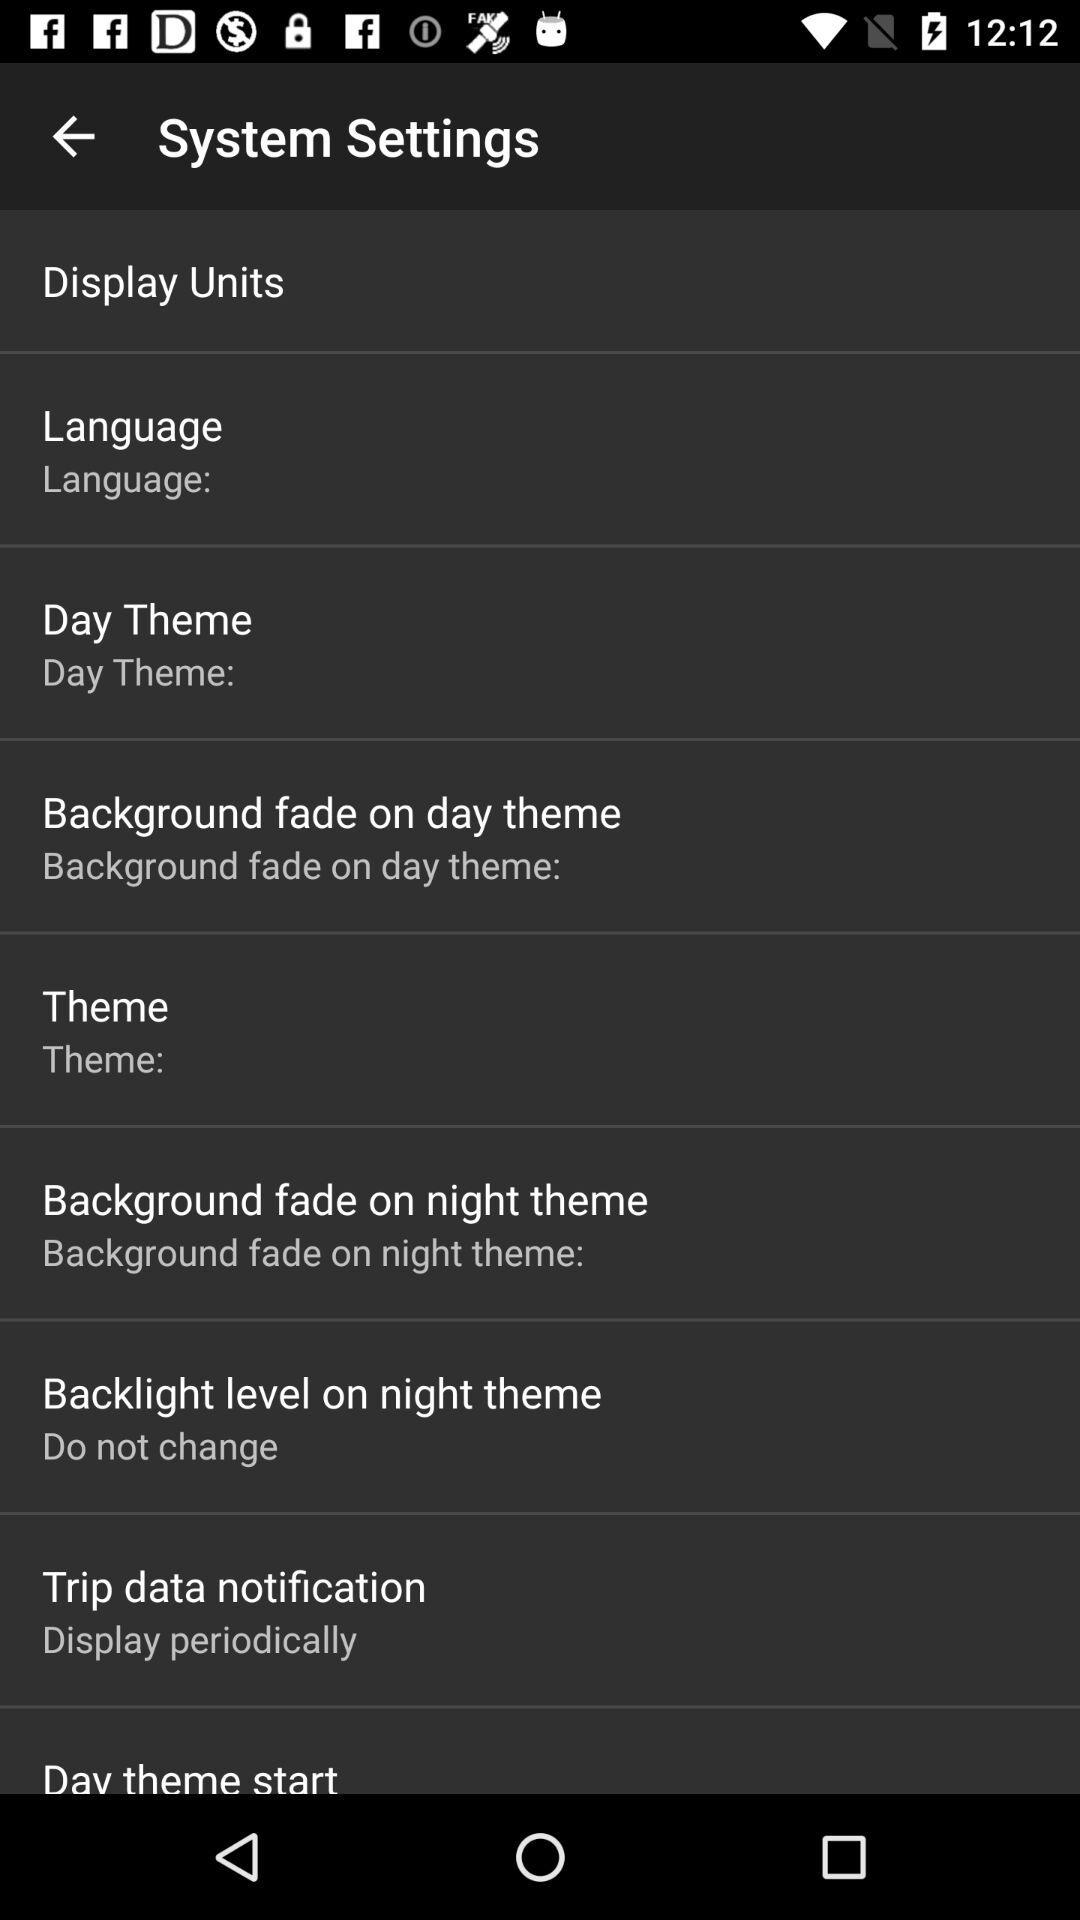  I want to click on the item above day theme start icon, so click(199, 1638).